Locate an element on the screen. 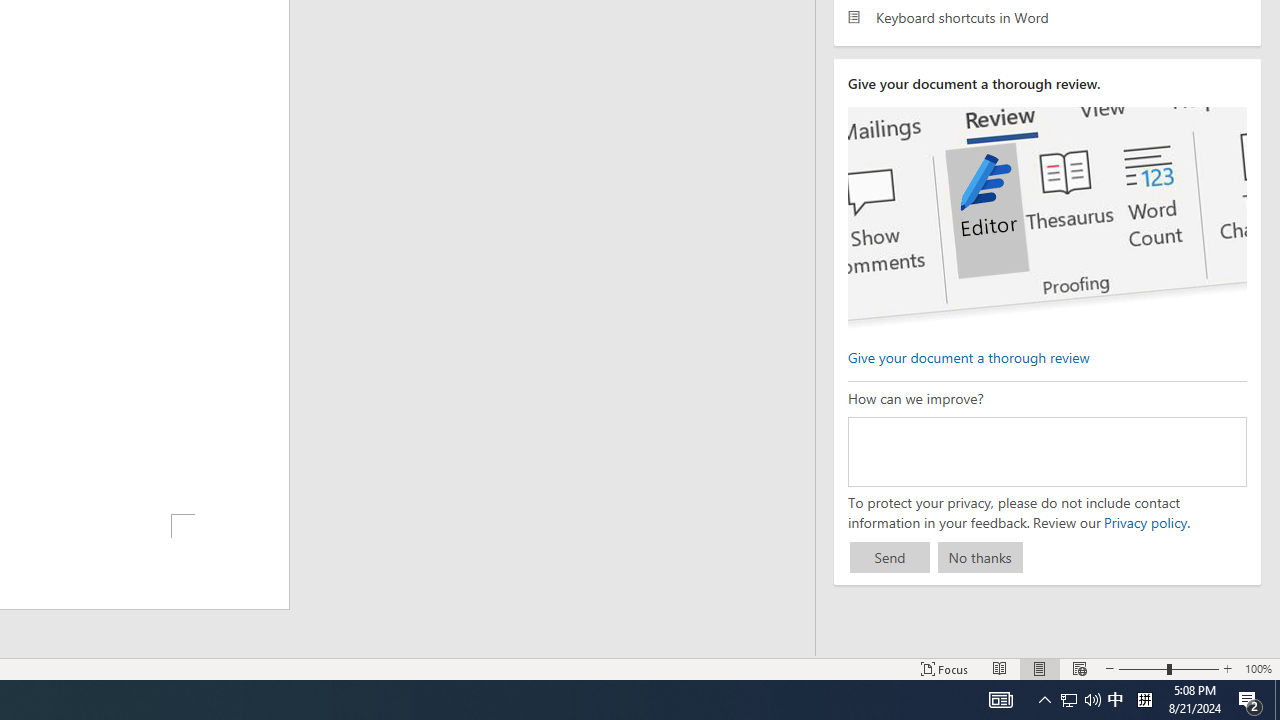 The width and height of the screenshot is (1280, 720). 'Privacy policy' is located at coordinates (1144, 521).